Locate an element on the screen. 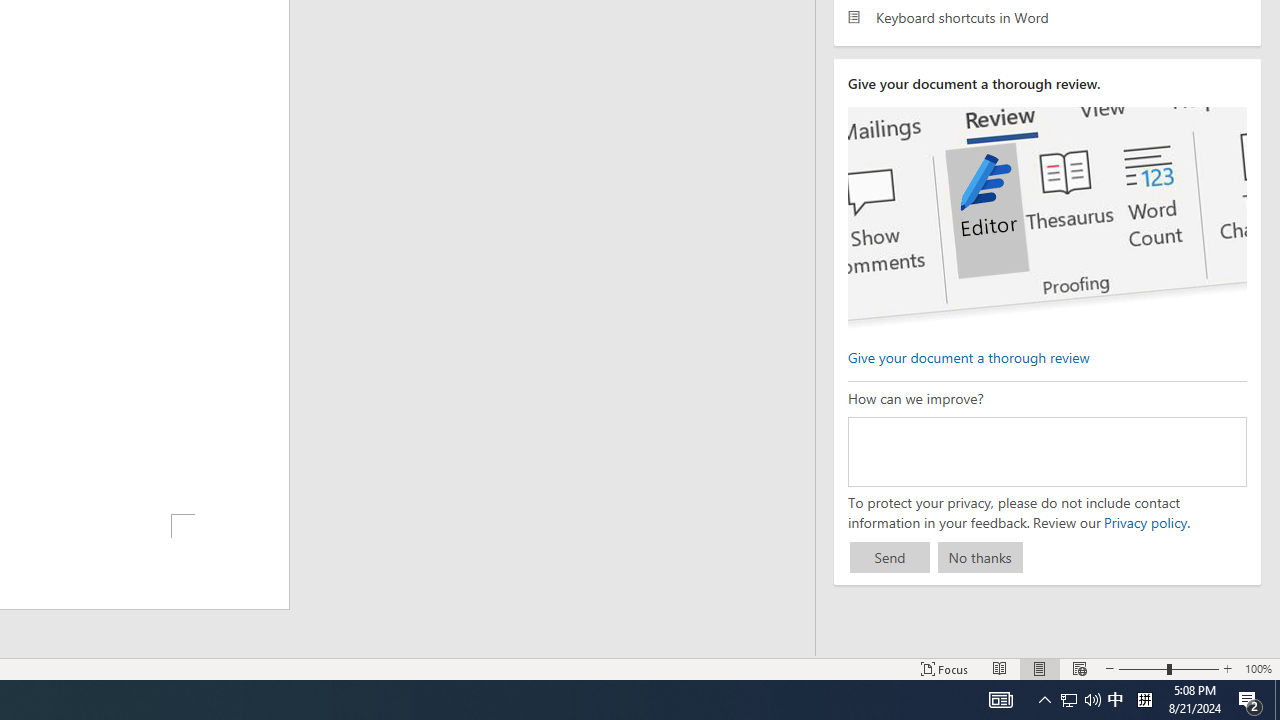 The width and height of the screenshot is (1280, 720). 'Privacy policy' is located at coordinates (1144, 521).